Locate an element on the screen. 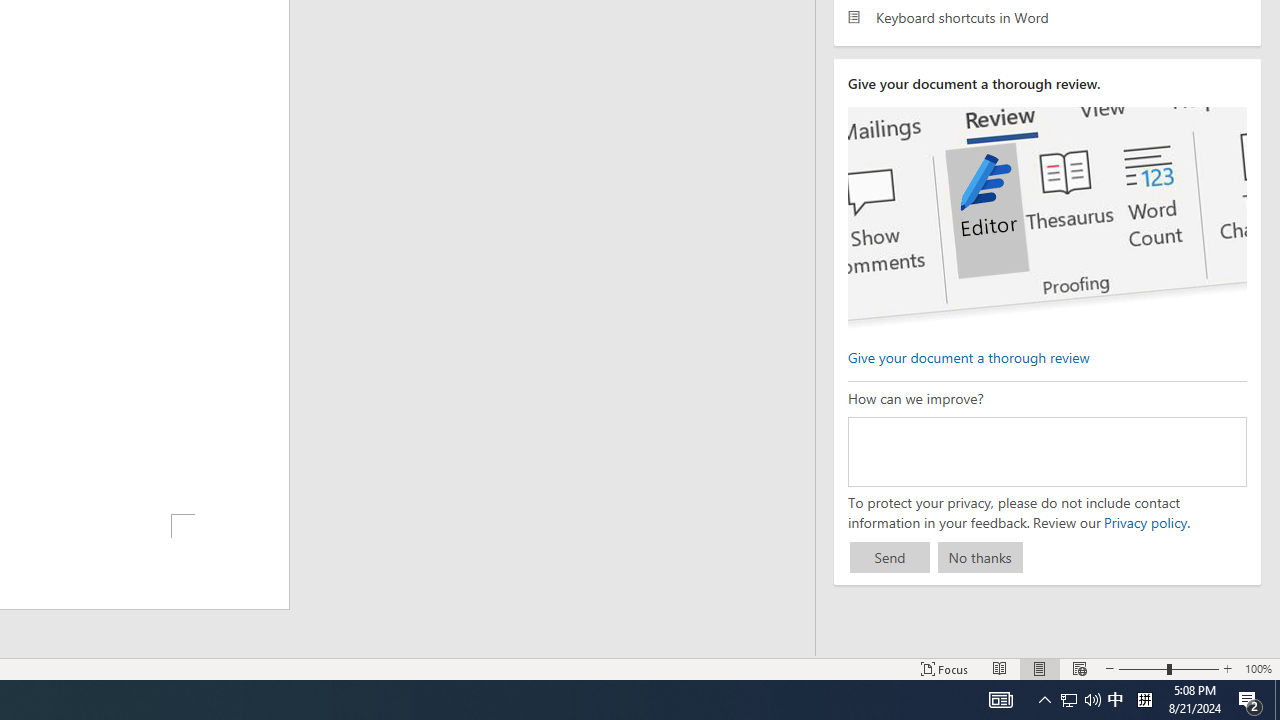 The width and height of the screenshot is (1280, 720). 'Privacy policy' is located at coordinates (1144, 521).